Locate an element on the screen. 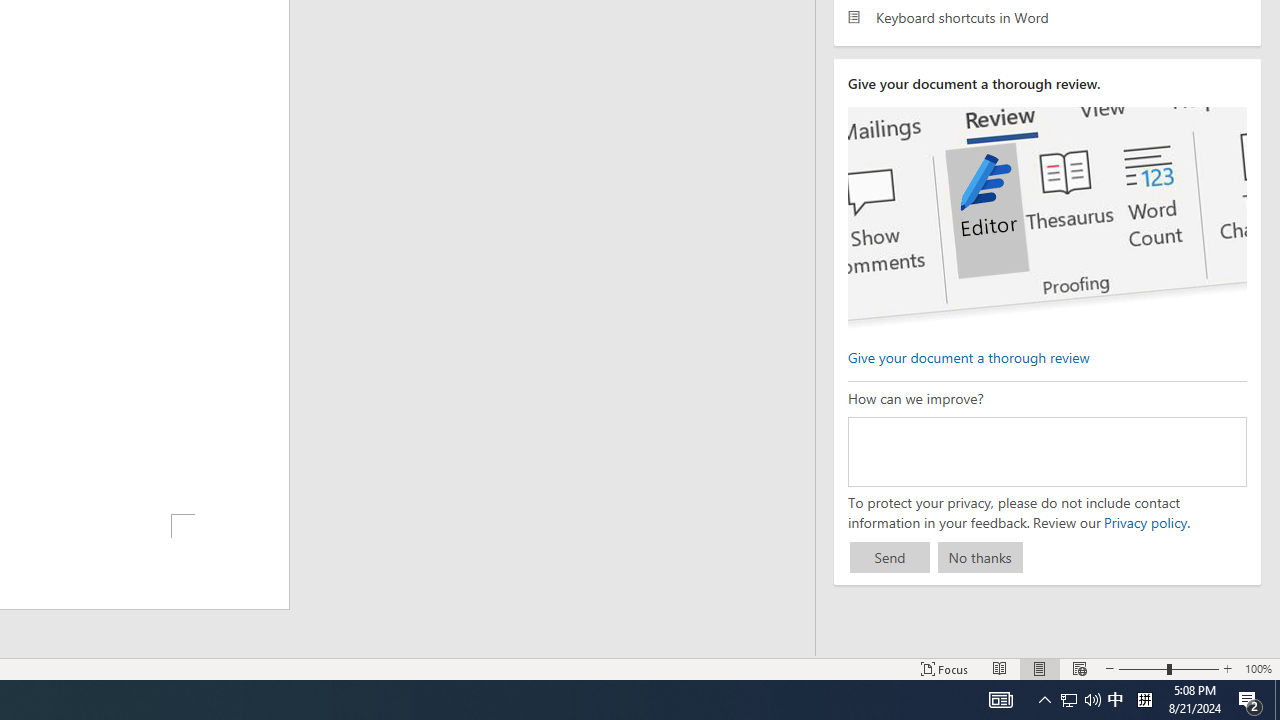 The width and height of the screenshot is (1280, 720). 'Privacy policy' is located at coordinates (1144, 521).